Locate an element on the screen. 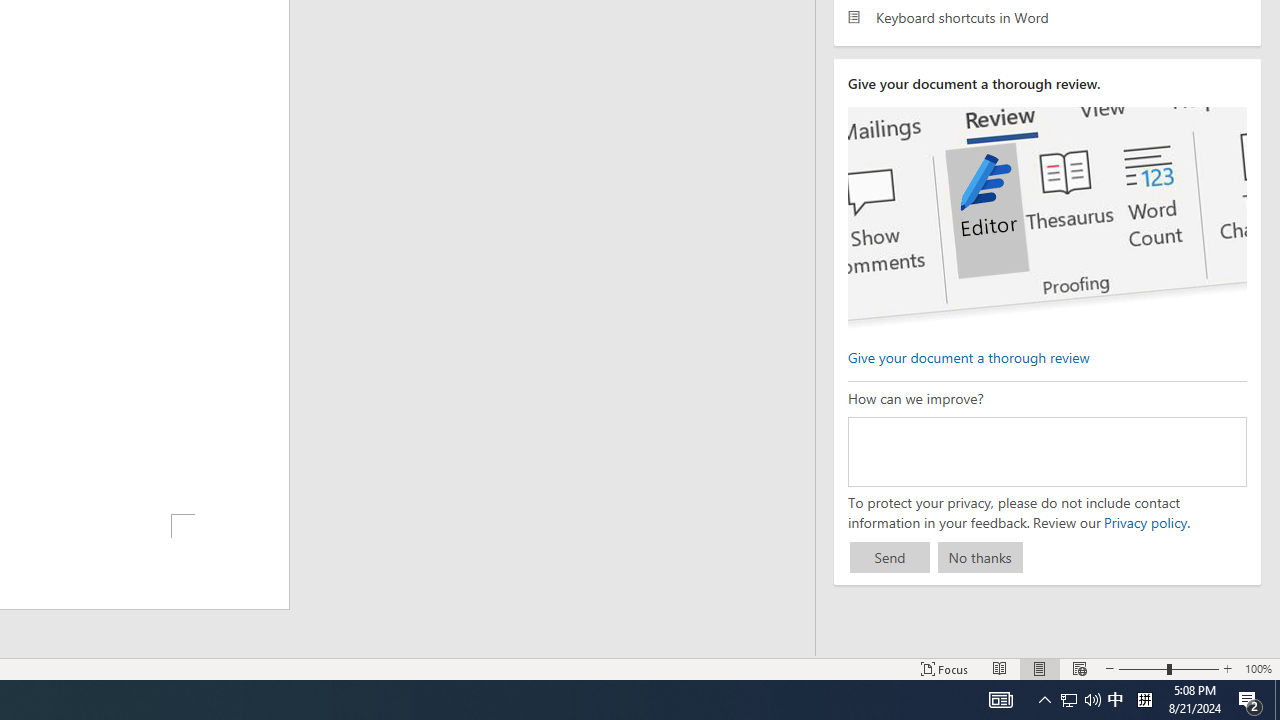 The width and height of the screenshot is (1280, 720). 'Privacy policy' is located at coordinates (1144, 521).